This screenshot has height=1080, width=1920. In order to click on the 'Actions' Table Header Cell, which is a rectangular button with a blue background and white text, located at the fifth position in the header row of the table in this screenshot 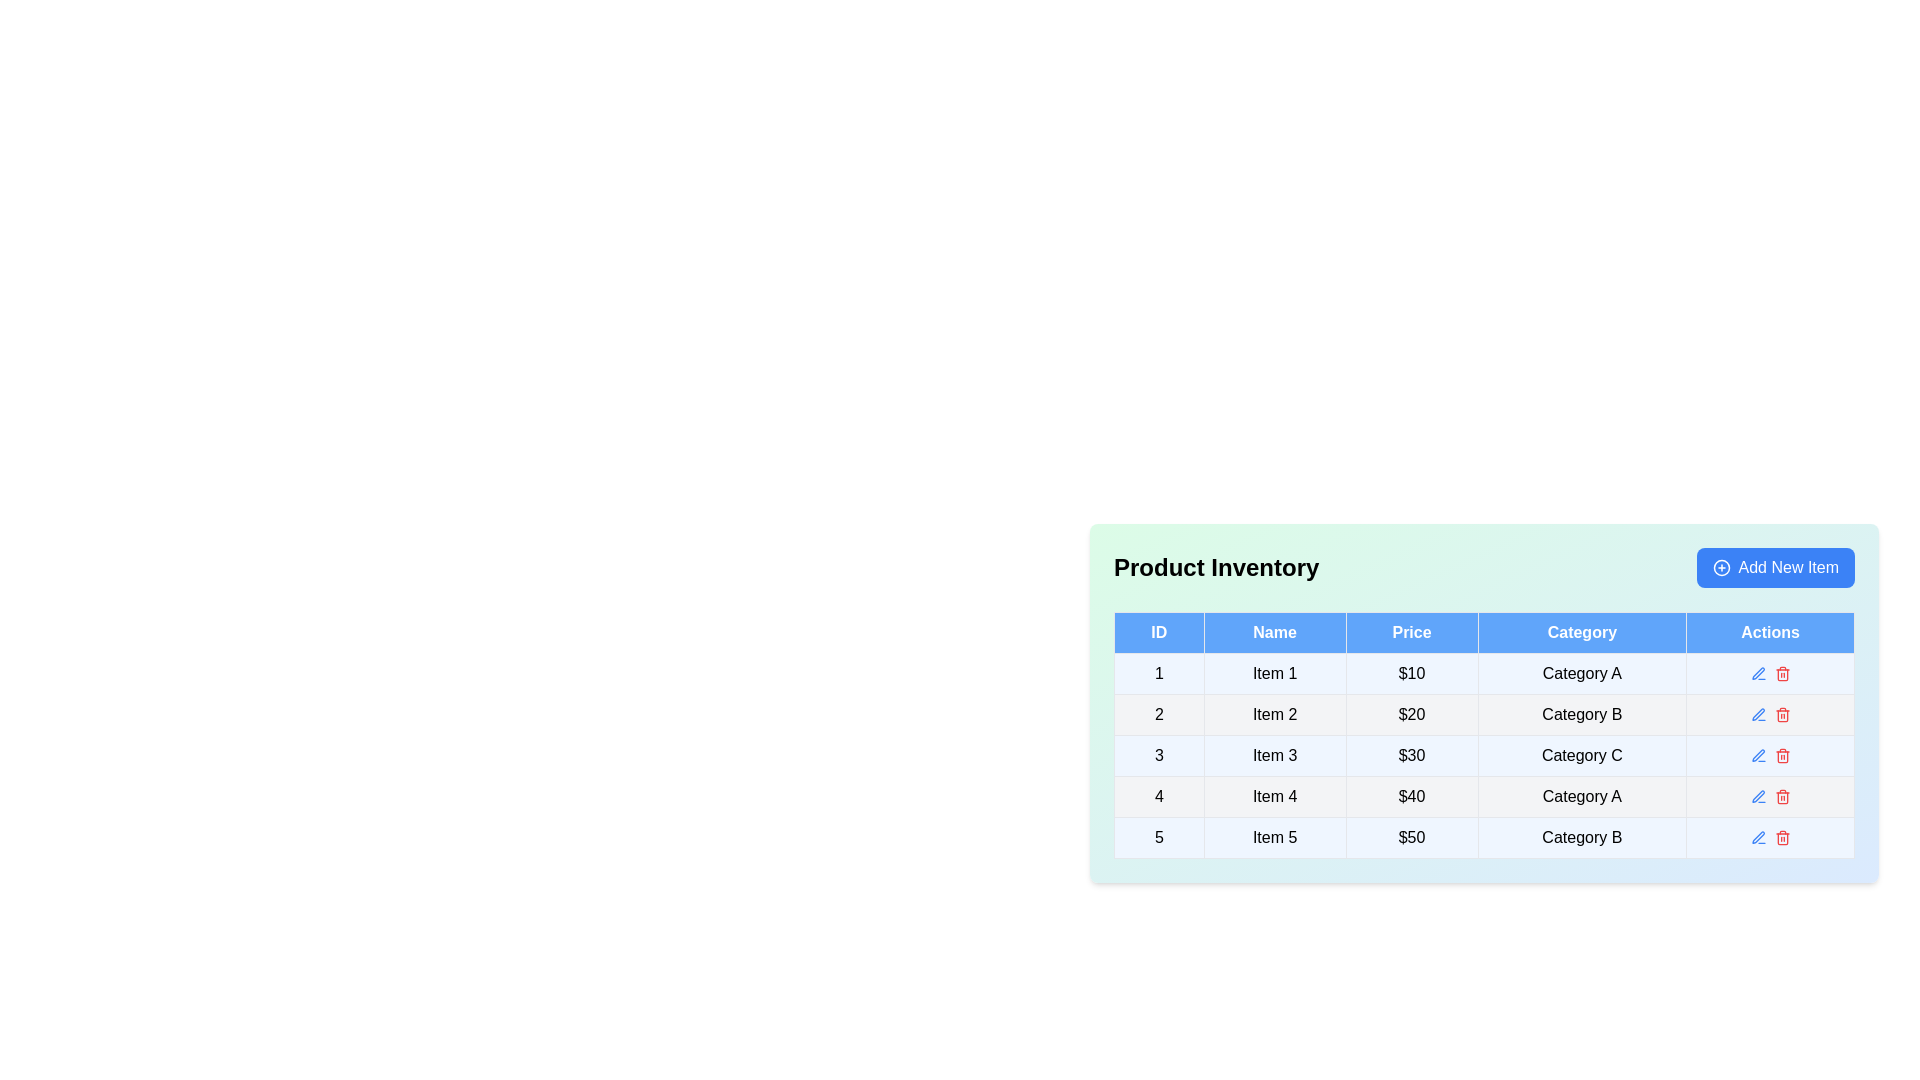, I will do `click(1770, 632)`.